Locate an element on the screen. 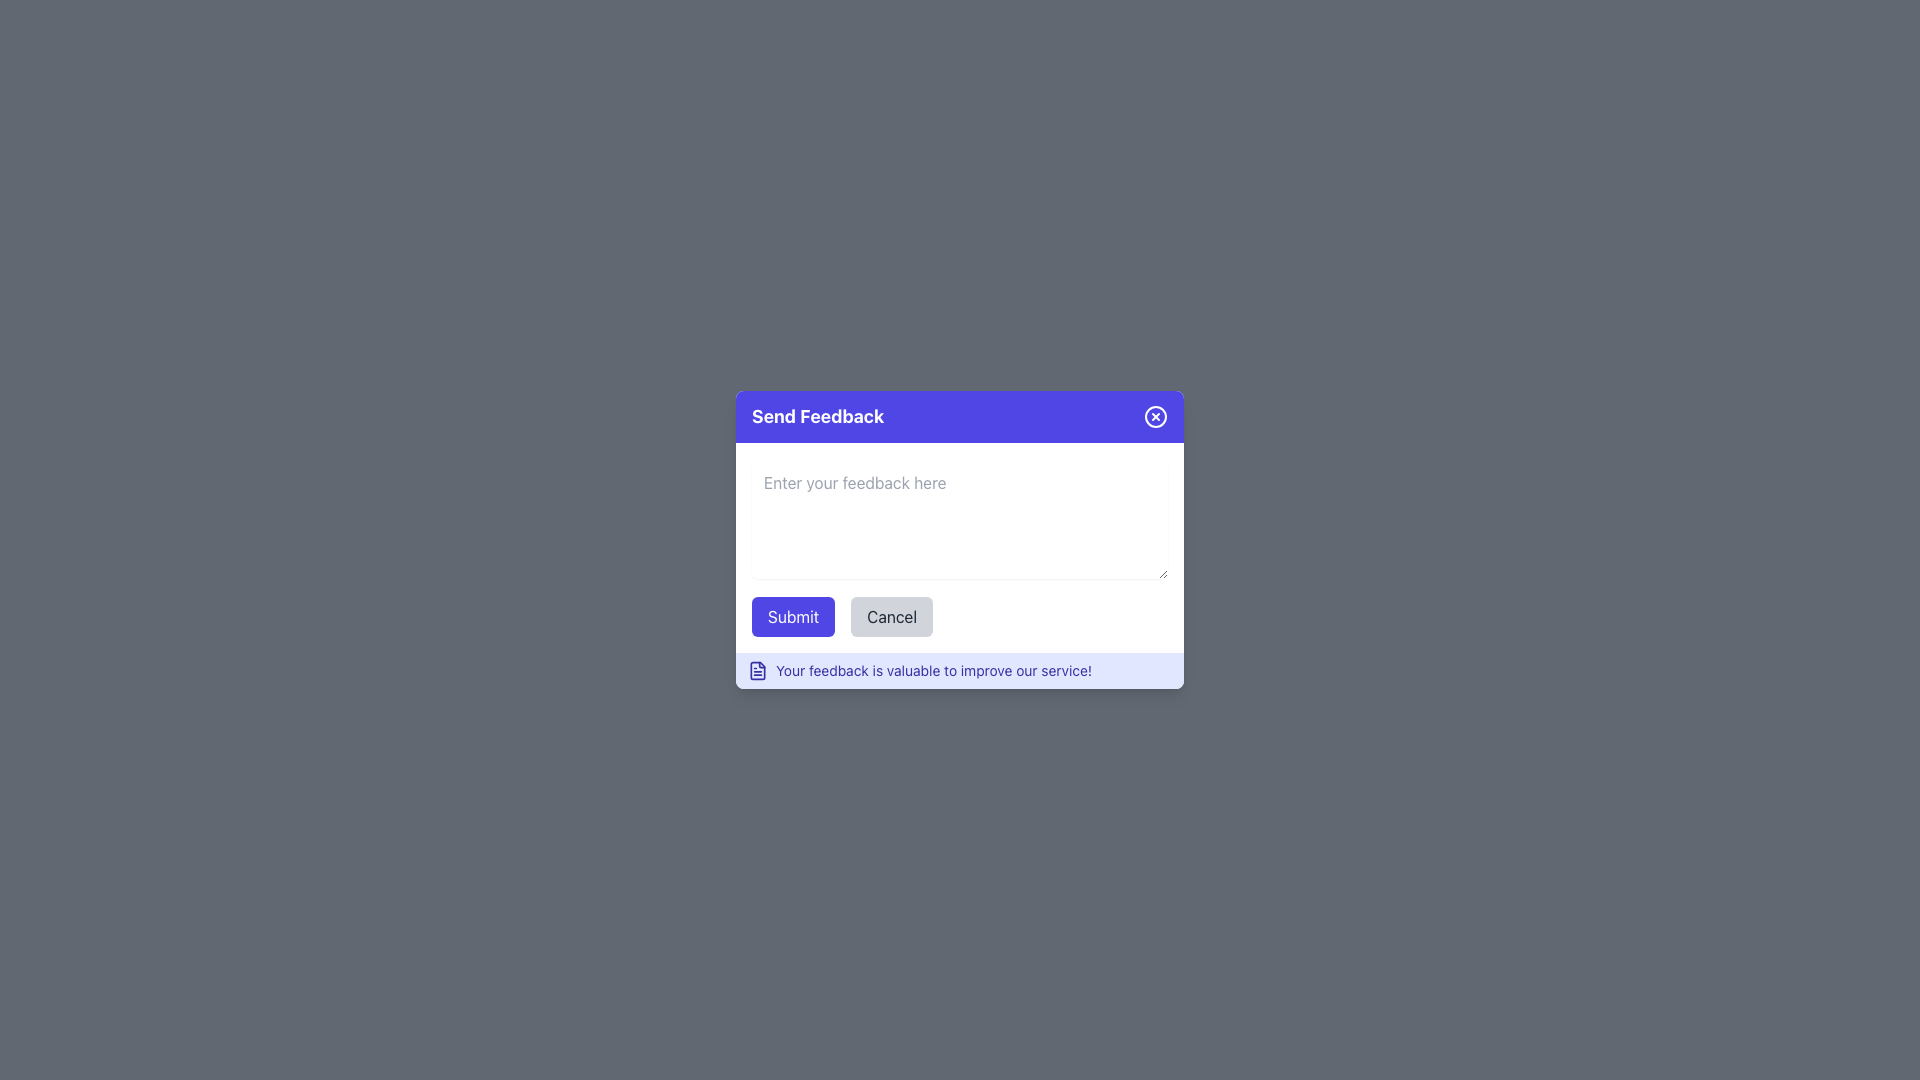  the 'Cancel' button located at the bottom-right of the feedback form modal, which is positioned to the right of the 'Submit' button is located at coordinates (891, 616).